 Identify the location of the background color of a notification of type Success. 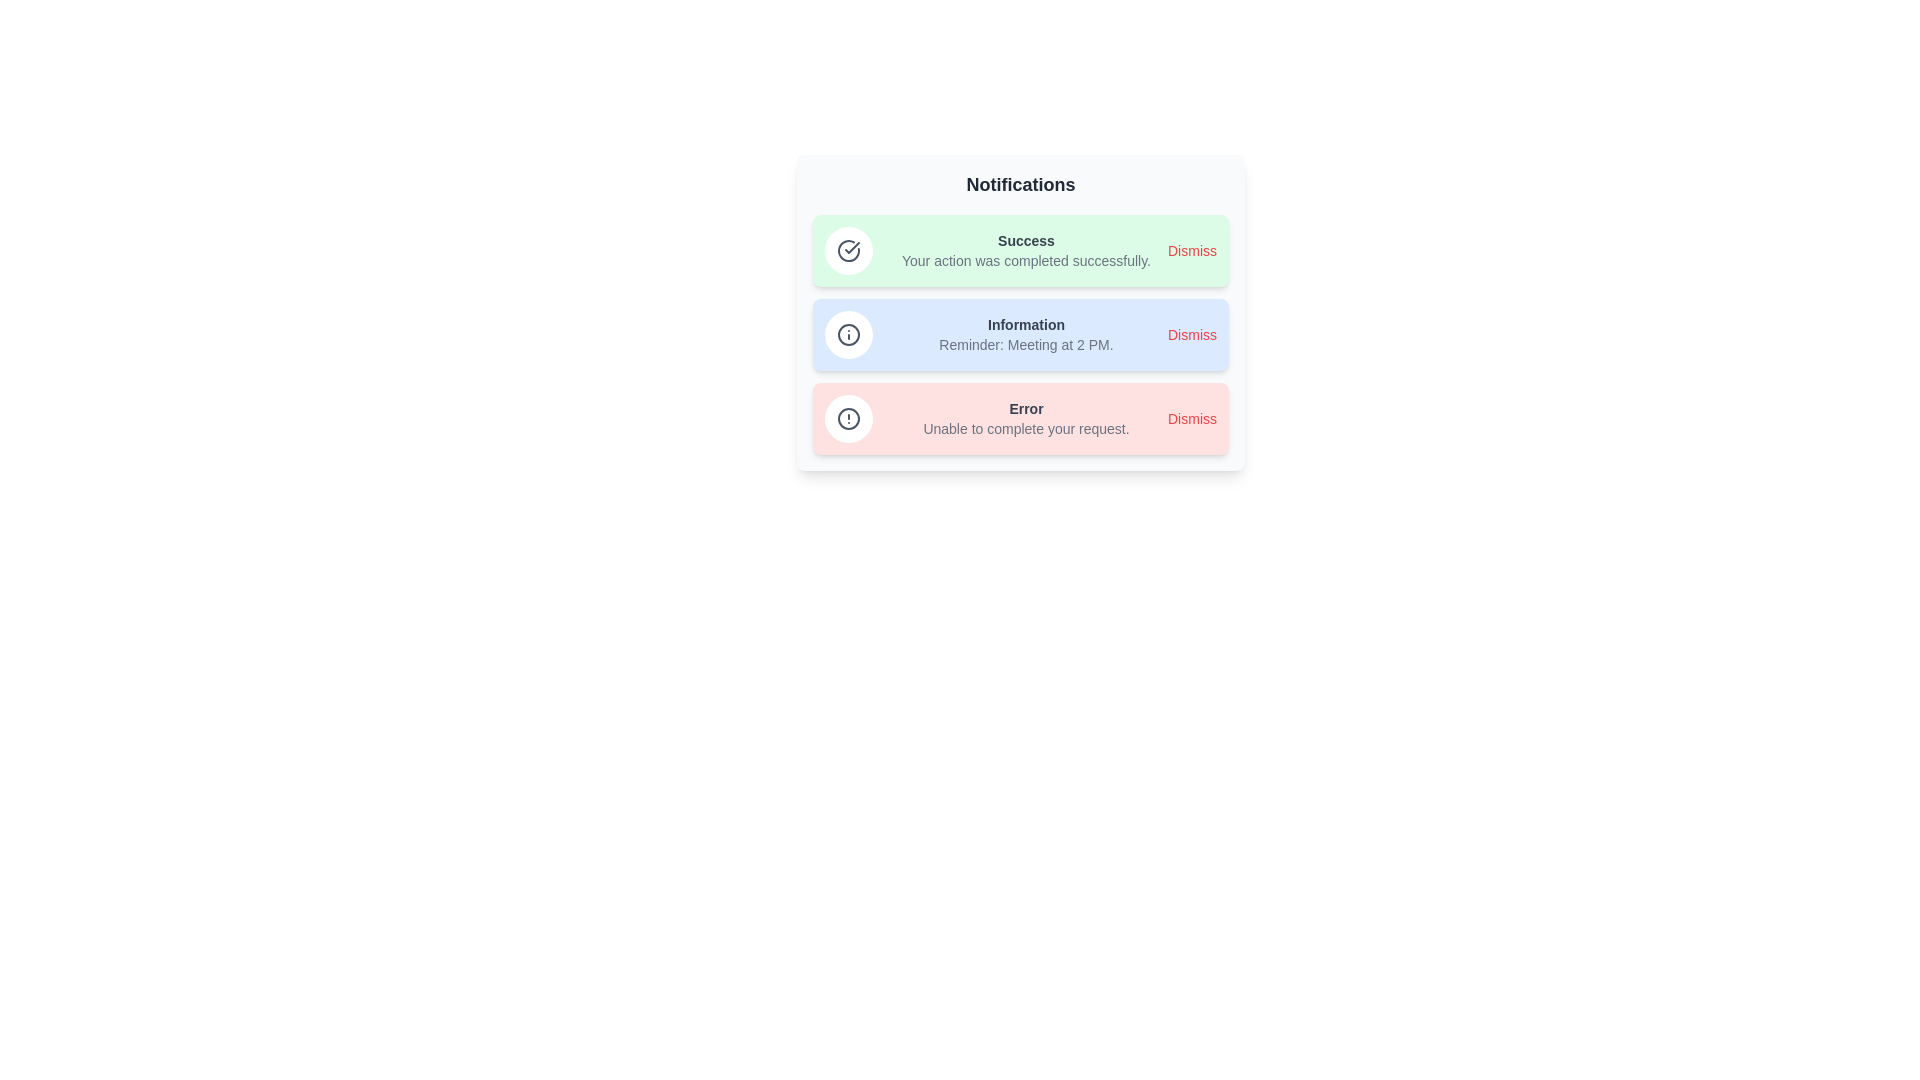
(1021, 249).